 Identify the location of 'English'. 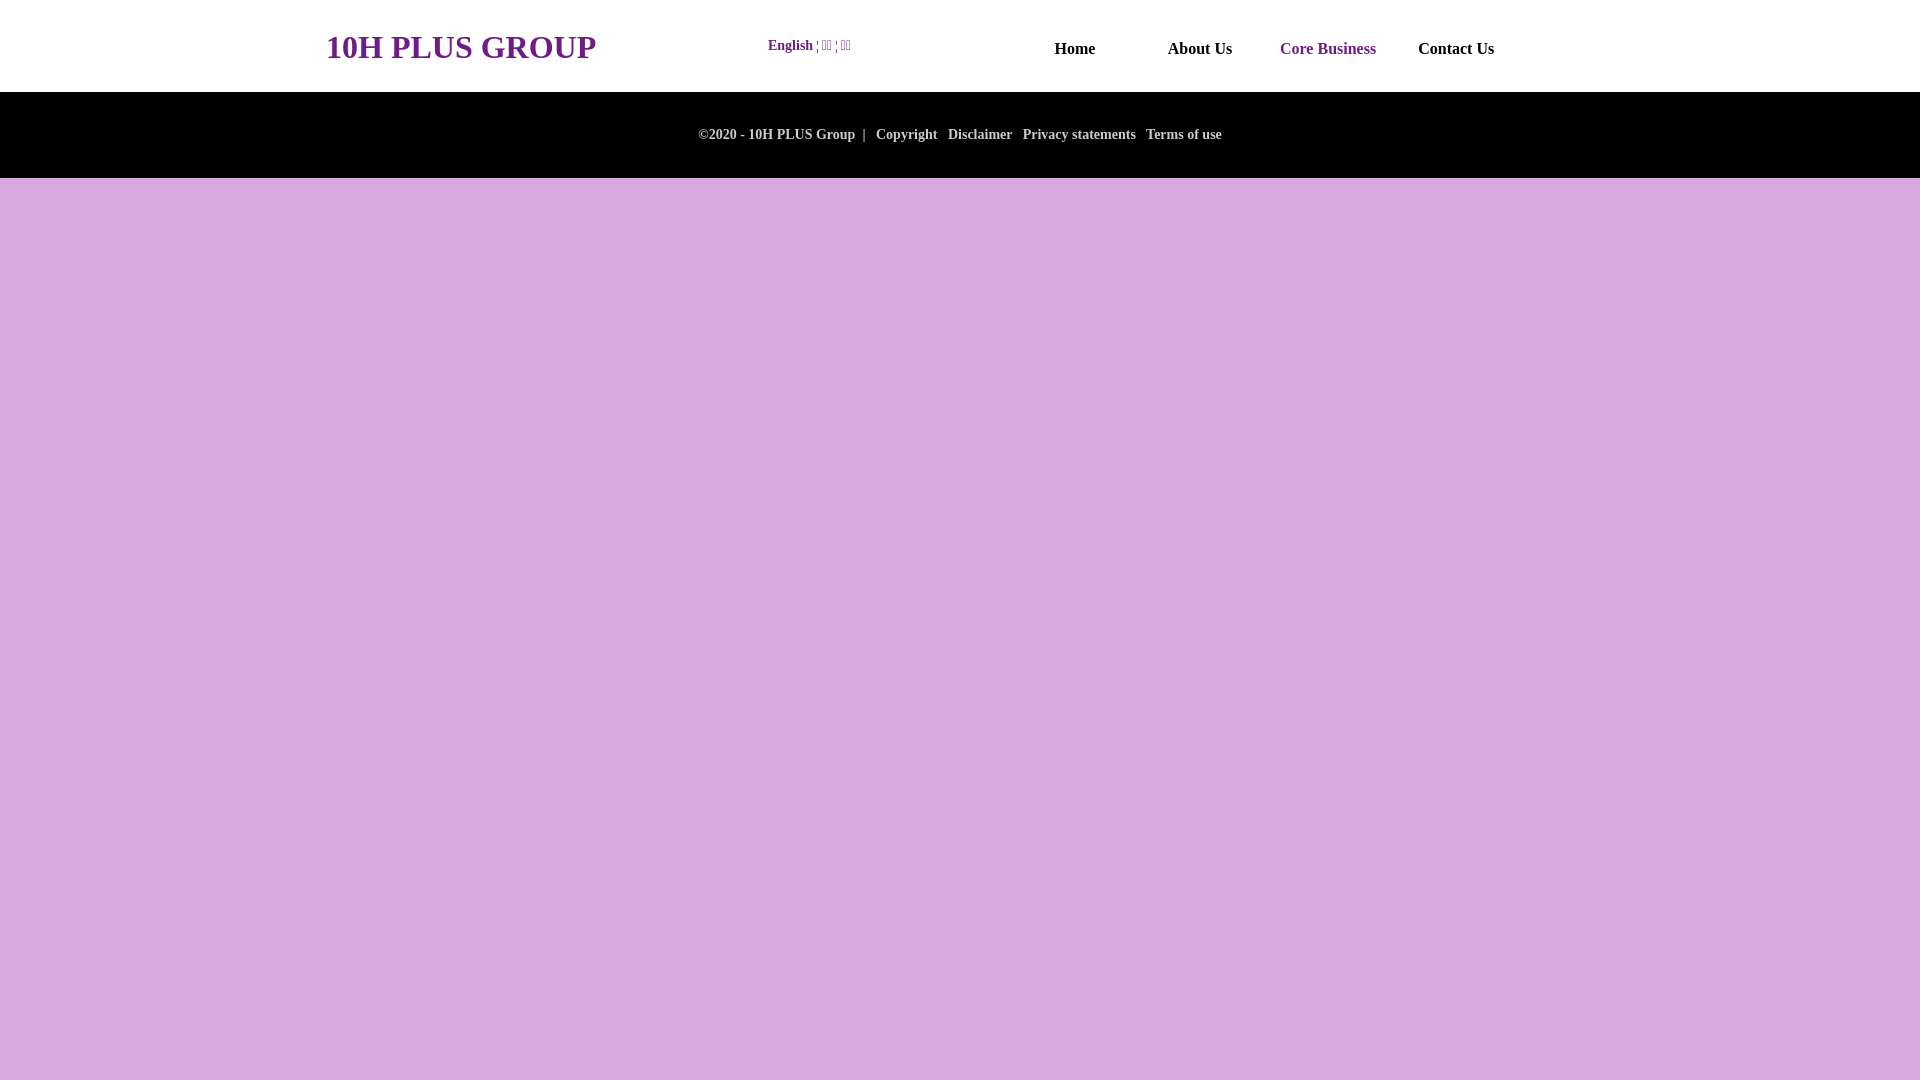
(789, 45).